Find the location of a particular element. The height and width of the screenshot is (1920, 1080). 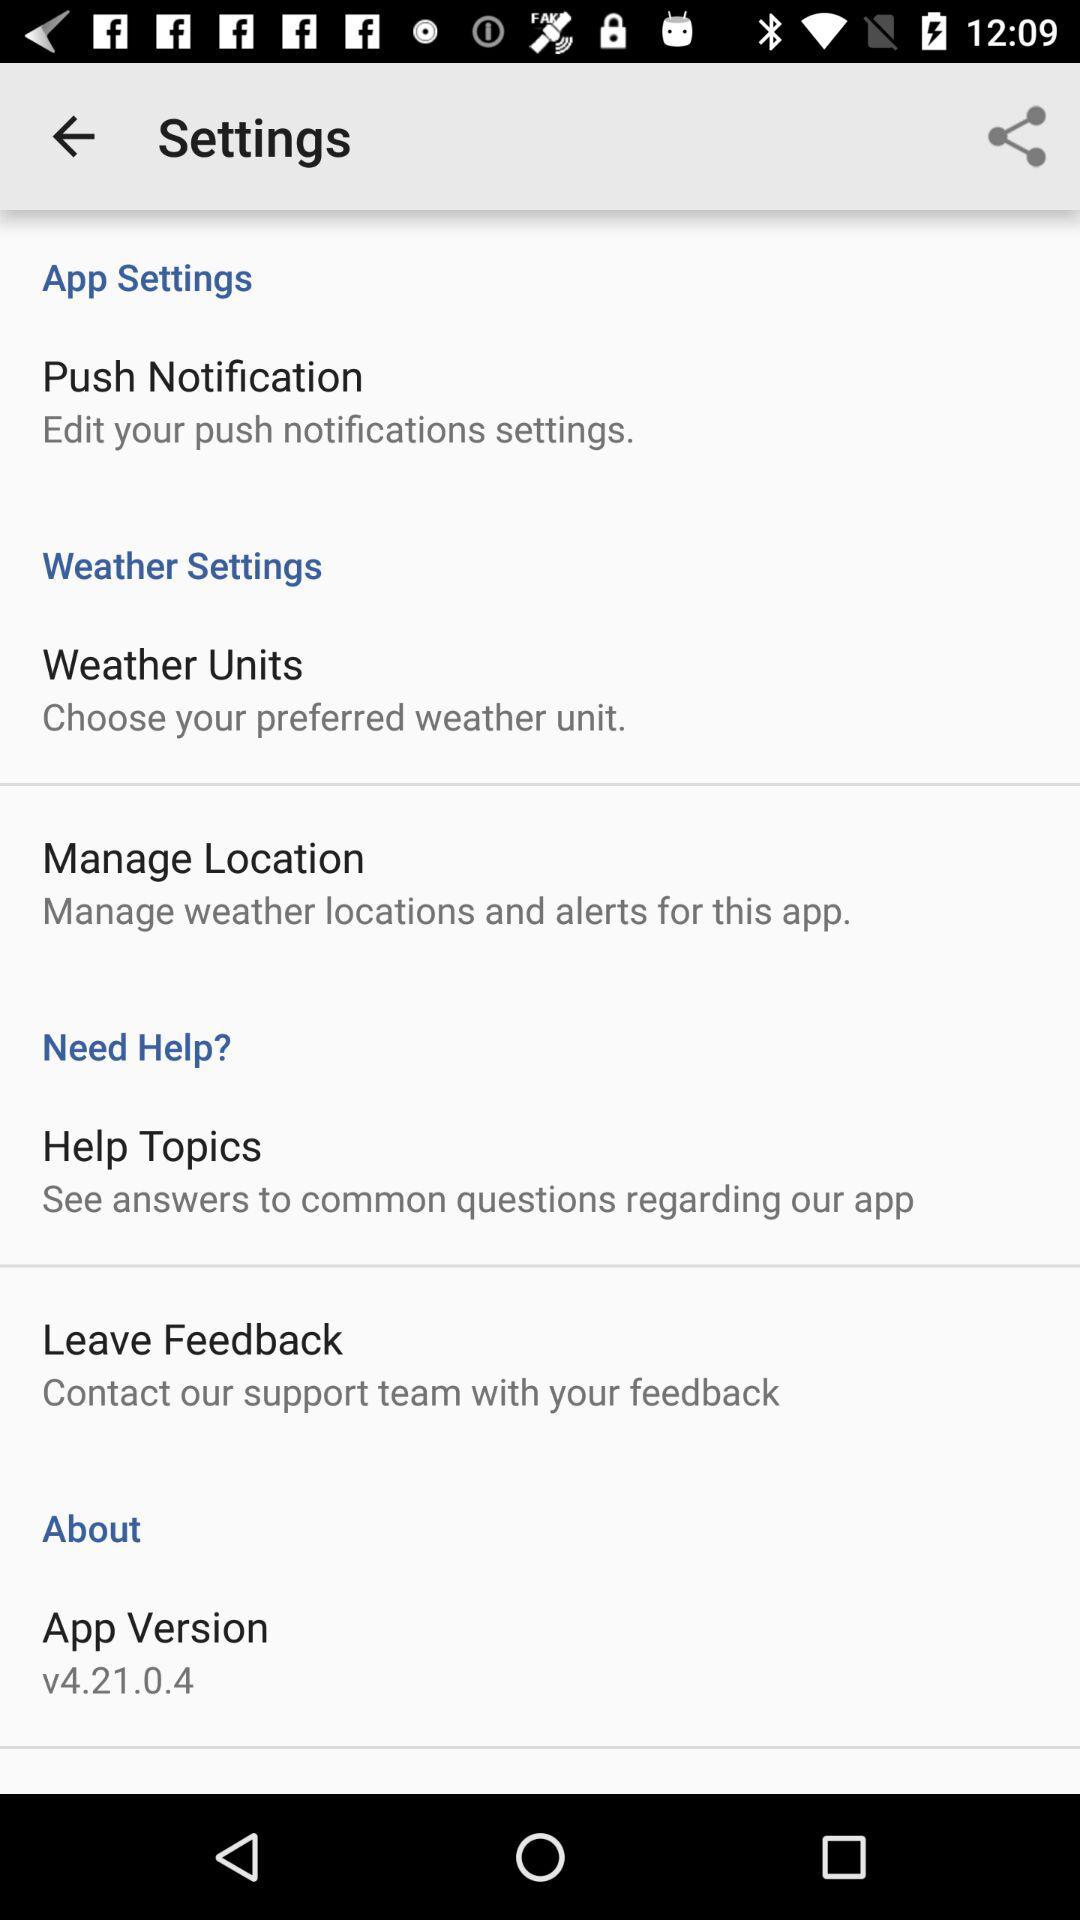

see answers to item is located at coordinates (478, 1197).